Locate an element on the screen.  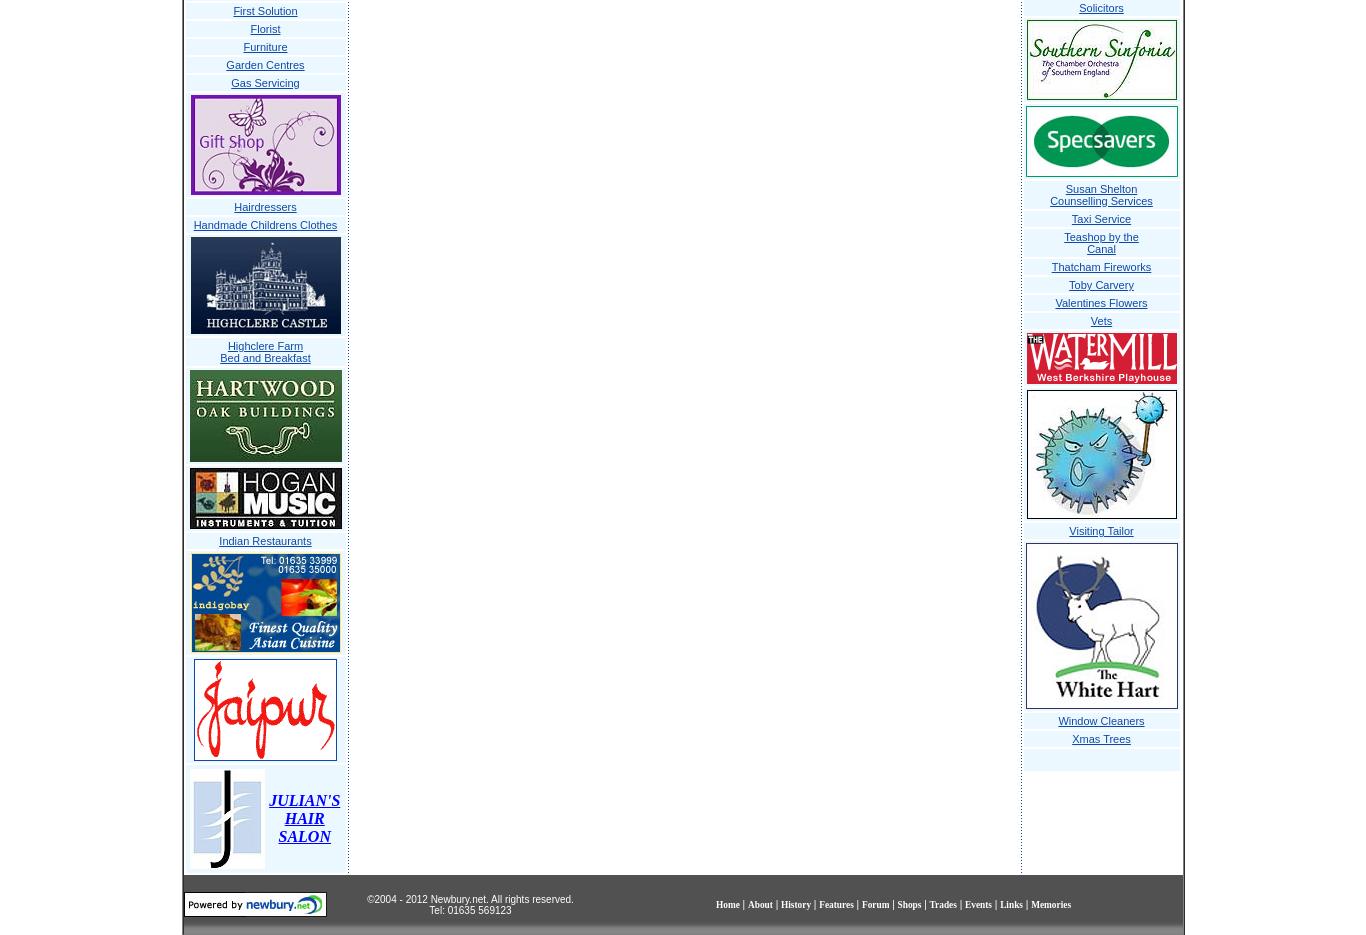
'Vets' is located at coordinates (1099, 320).